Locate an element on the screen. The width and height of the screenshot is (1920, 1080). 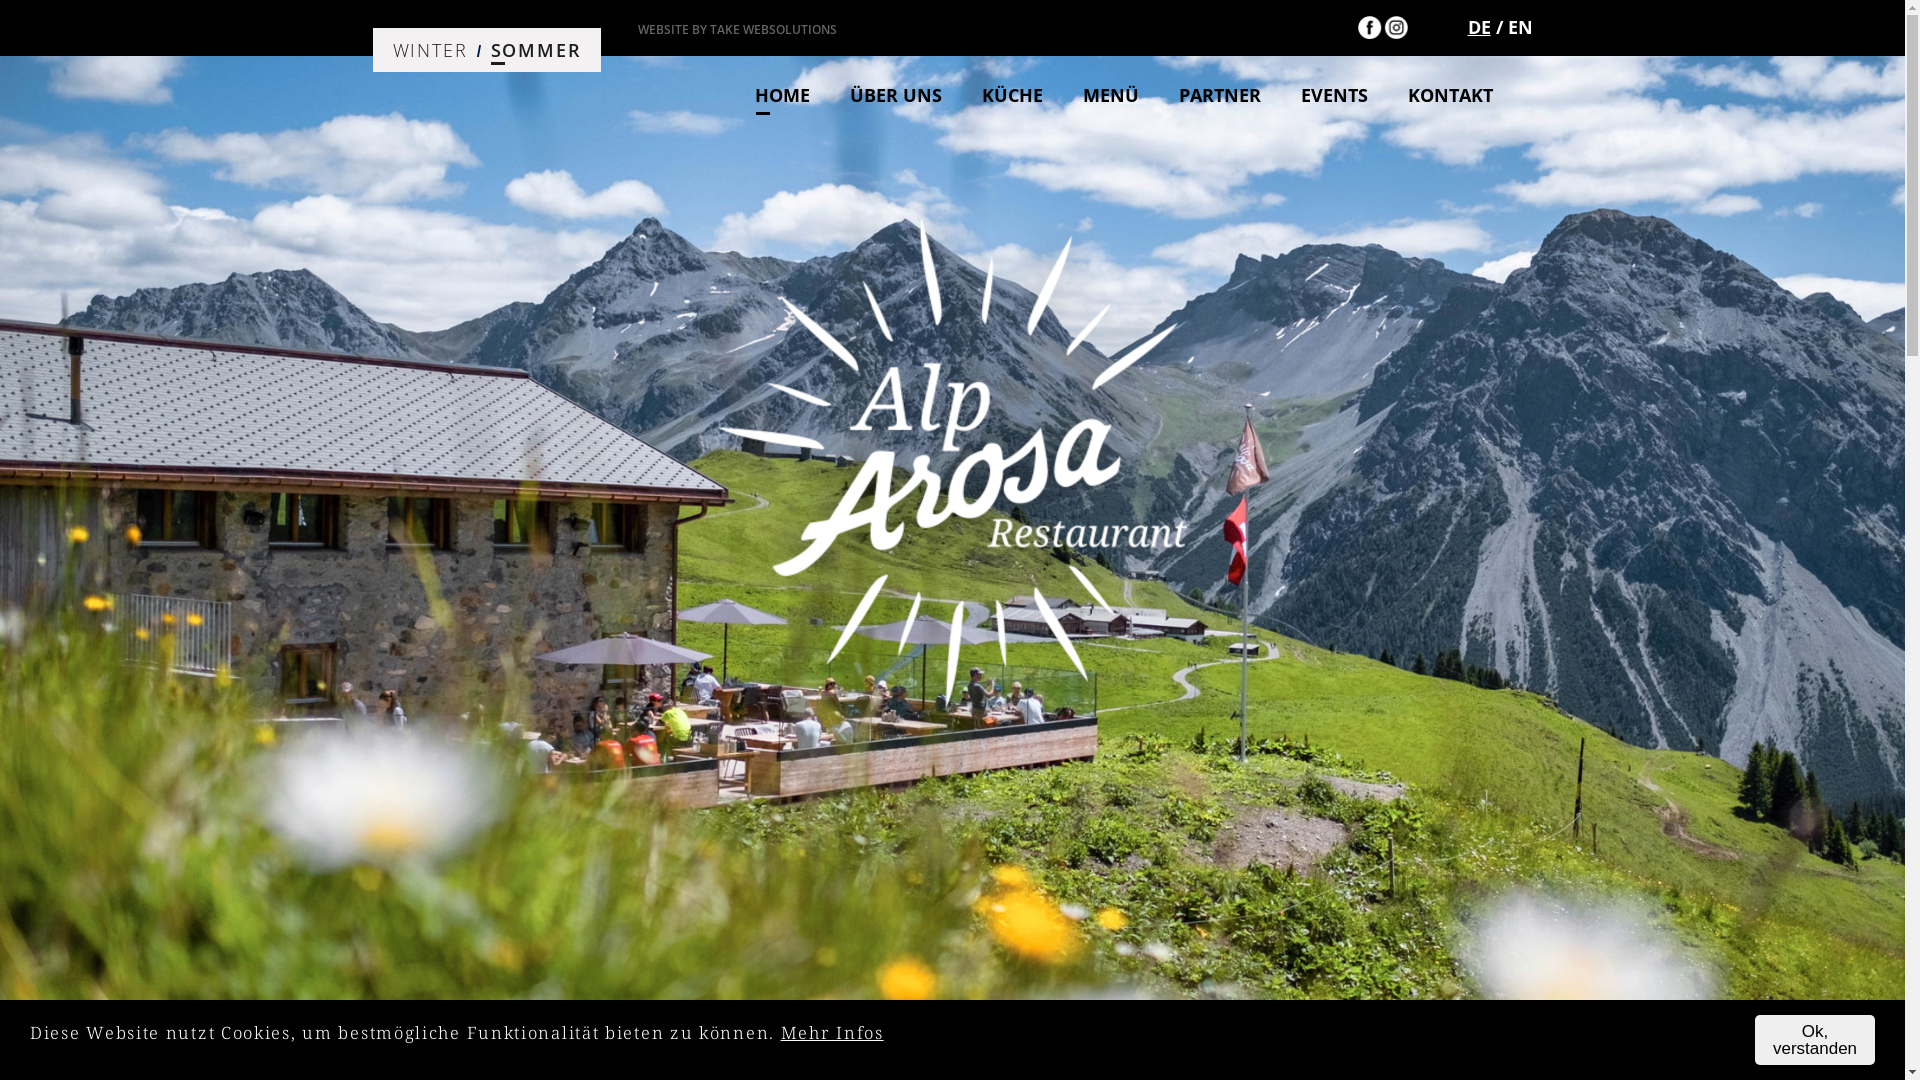
'Mehr Infos' is located at coordinates (832, 1031).